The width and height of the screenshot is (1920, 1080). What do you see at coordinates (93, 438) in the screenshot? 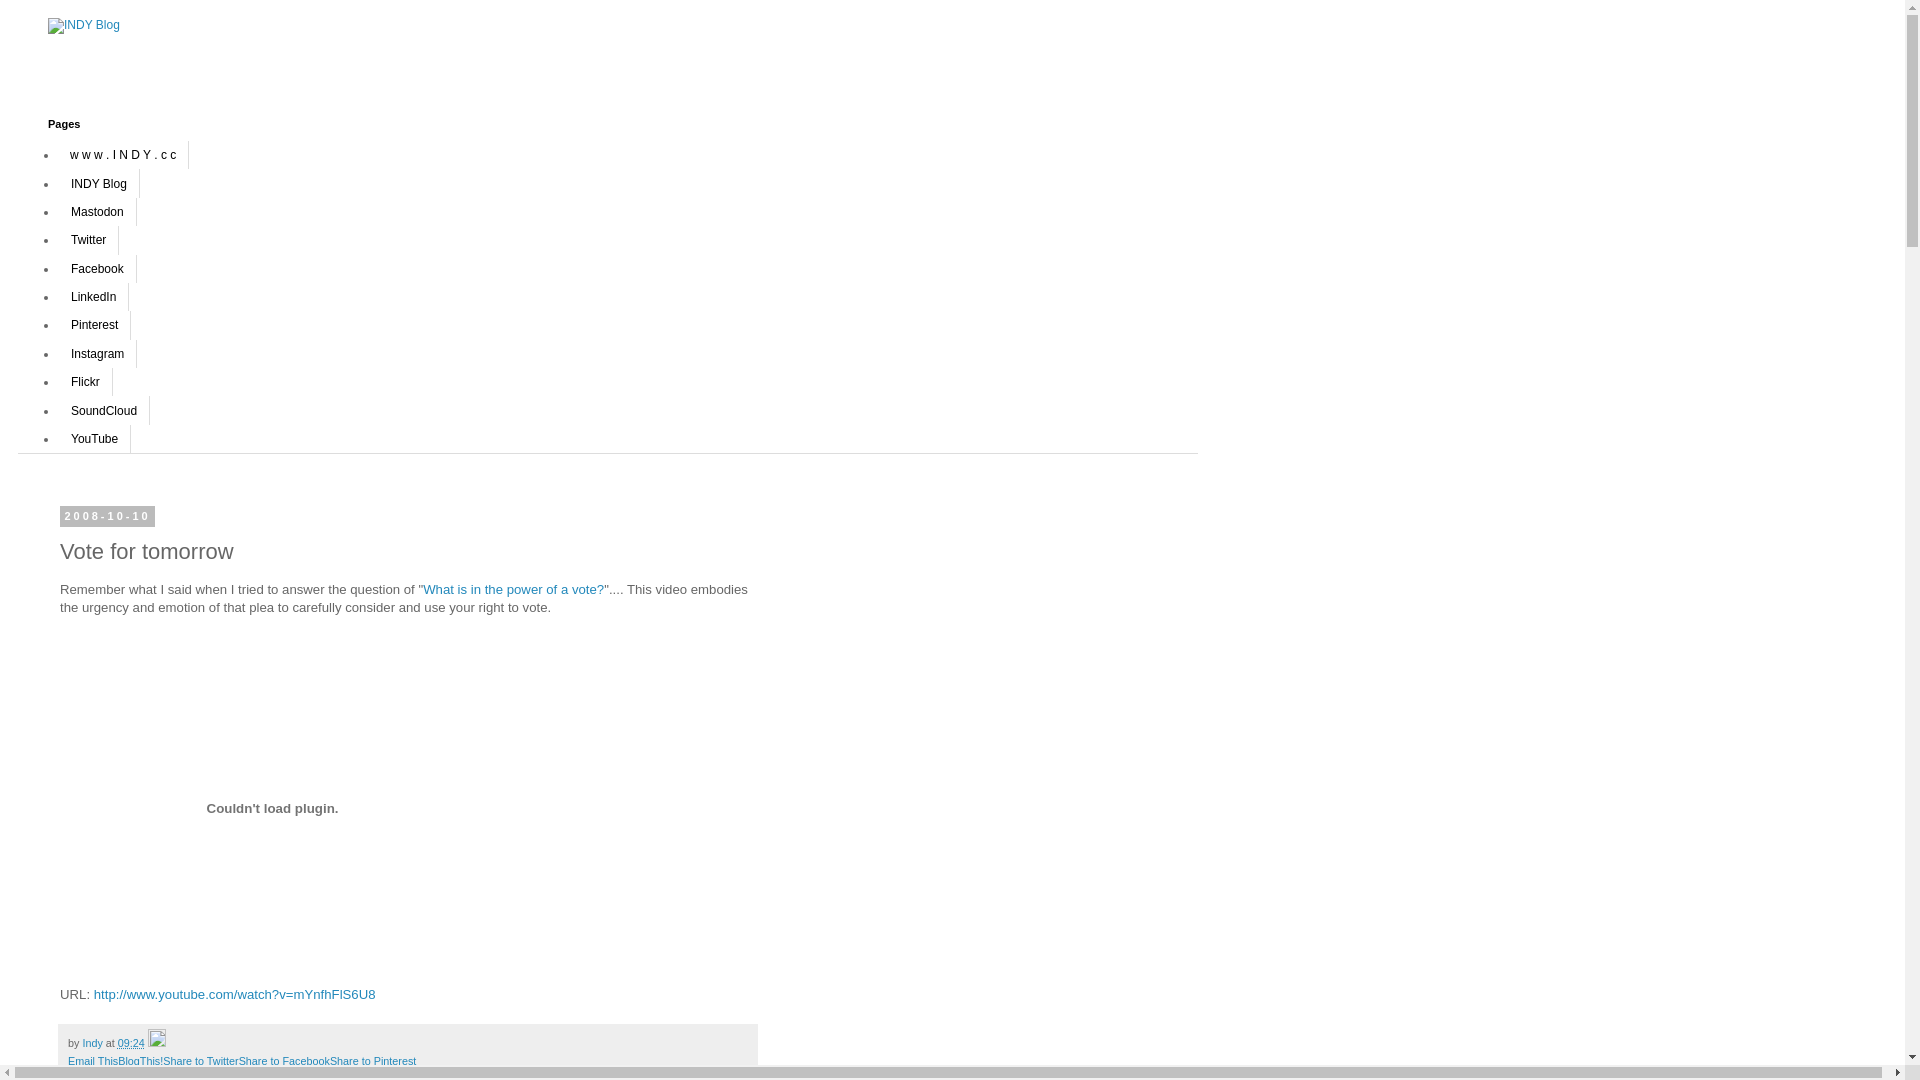
I see `'YouTube'` at bounding box center [93, 438].